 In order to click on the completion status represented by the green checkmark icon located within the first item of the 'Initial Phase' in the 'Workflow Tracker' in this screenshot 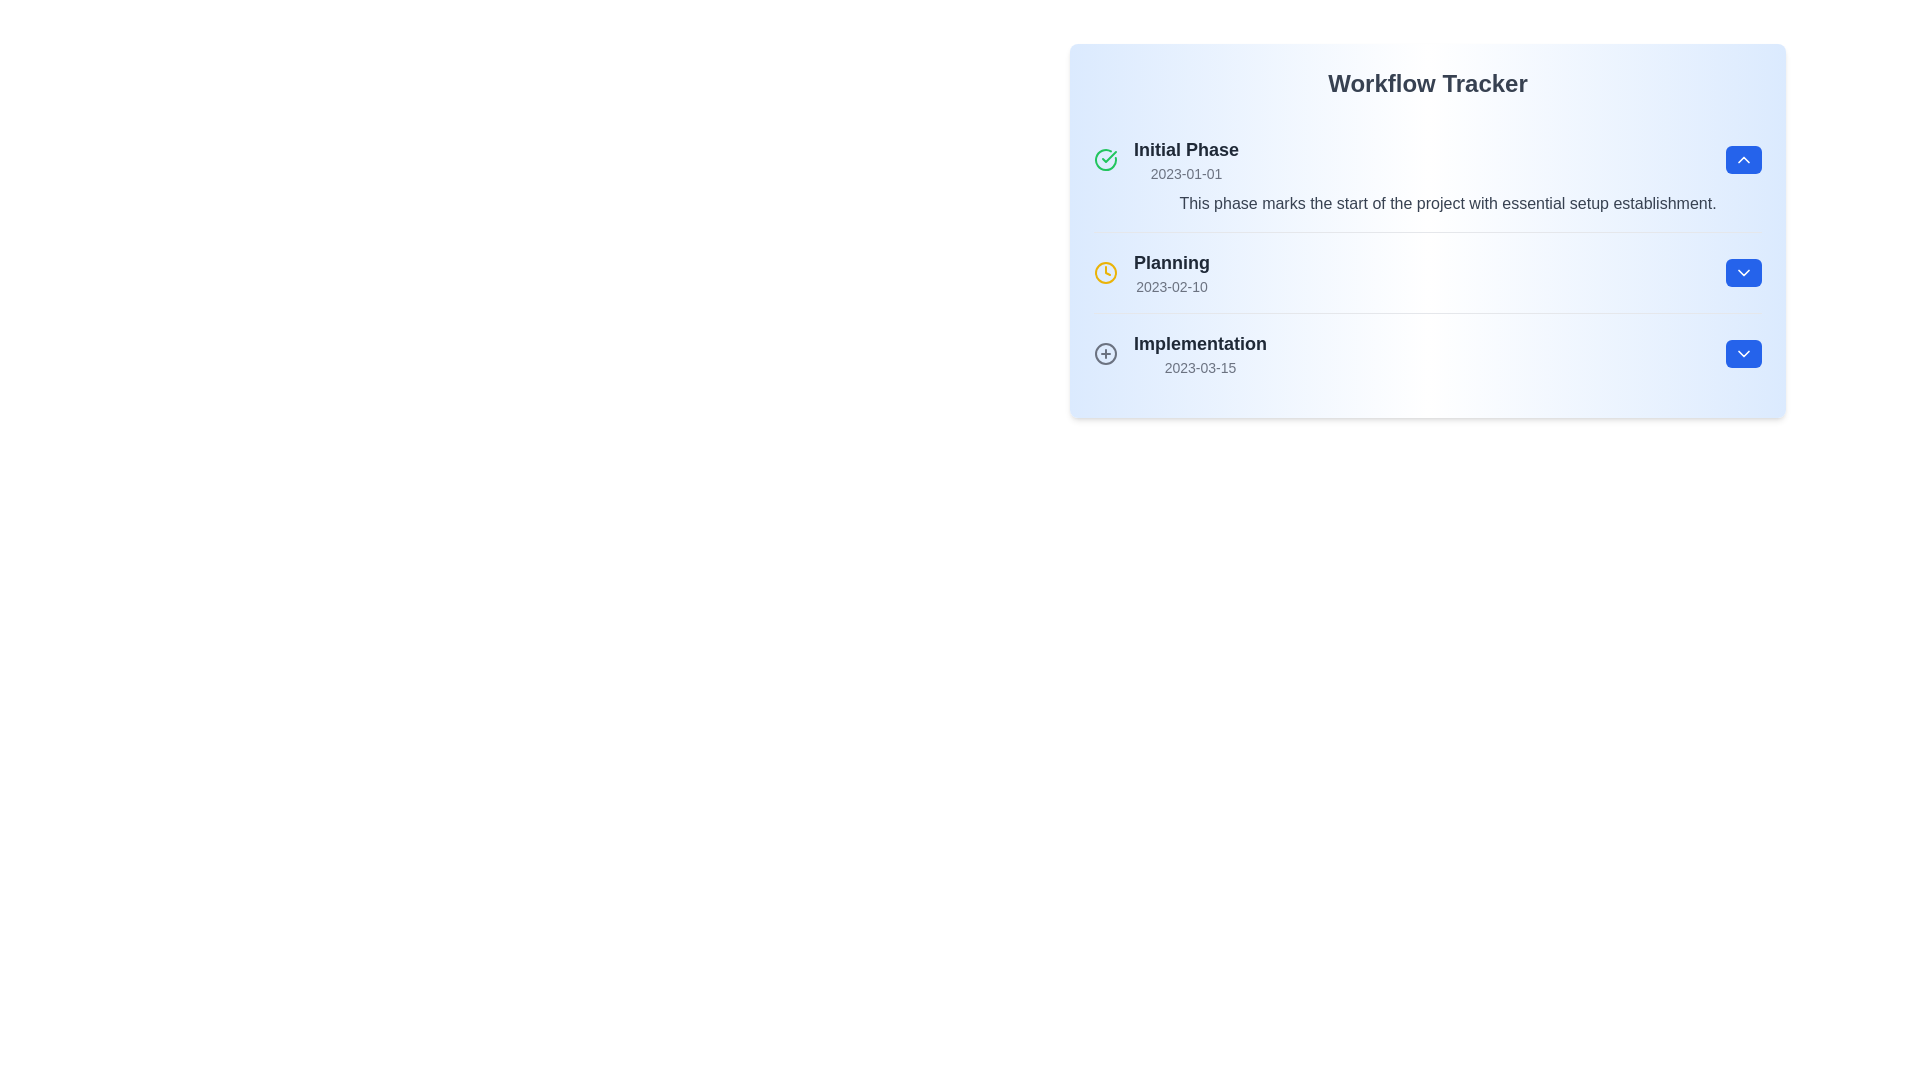, I will do `click(1108, 156)`.